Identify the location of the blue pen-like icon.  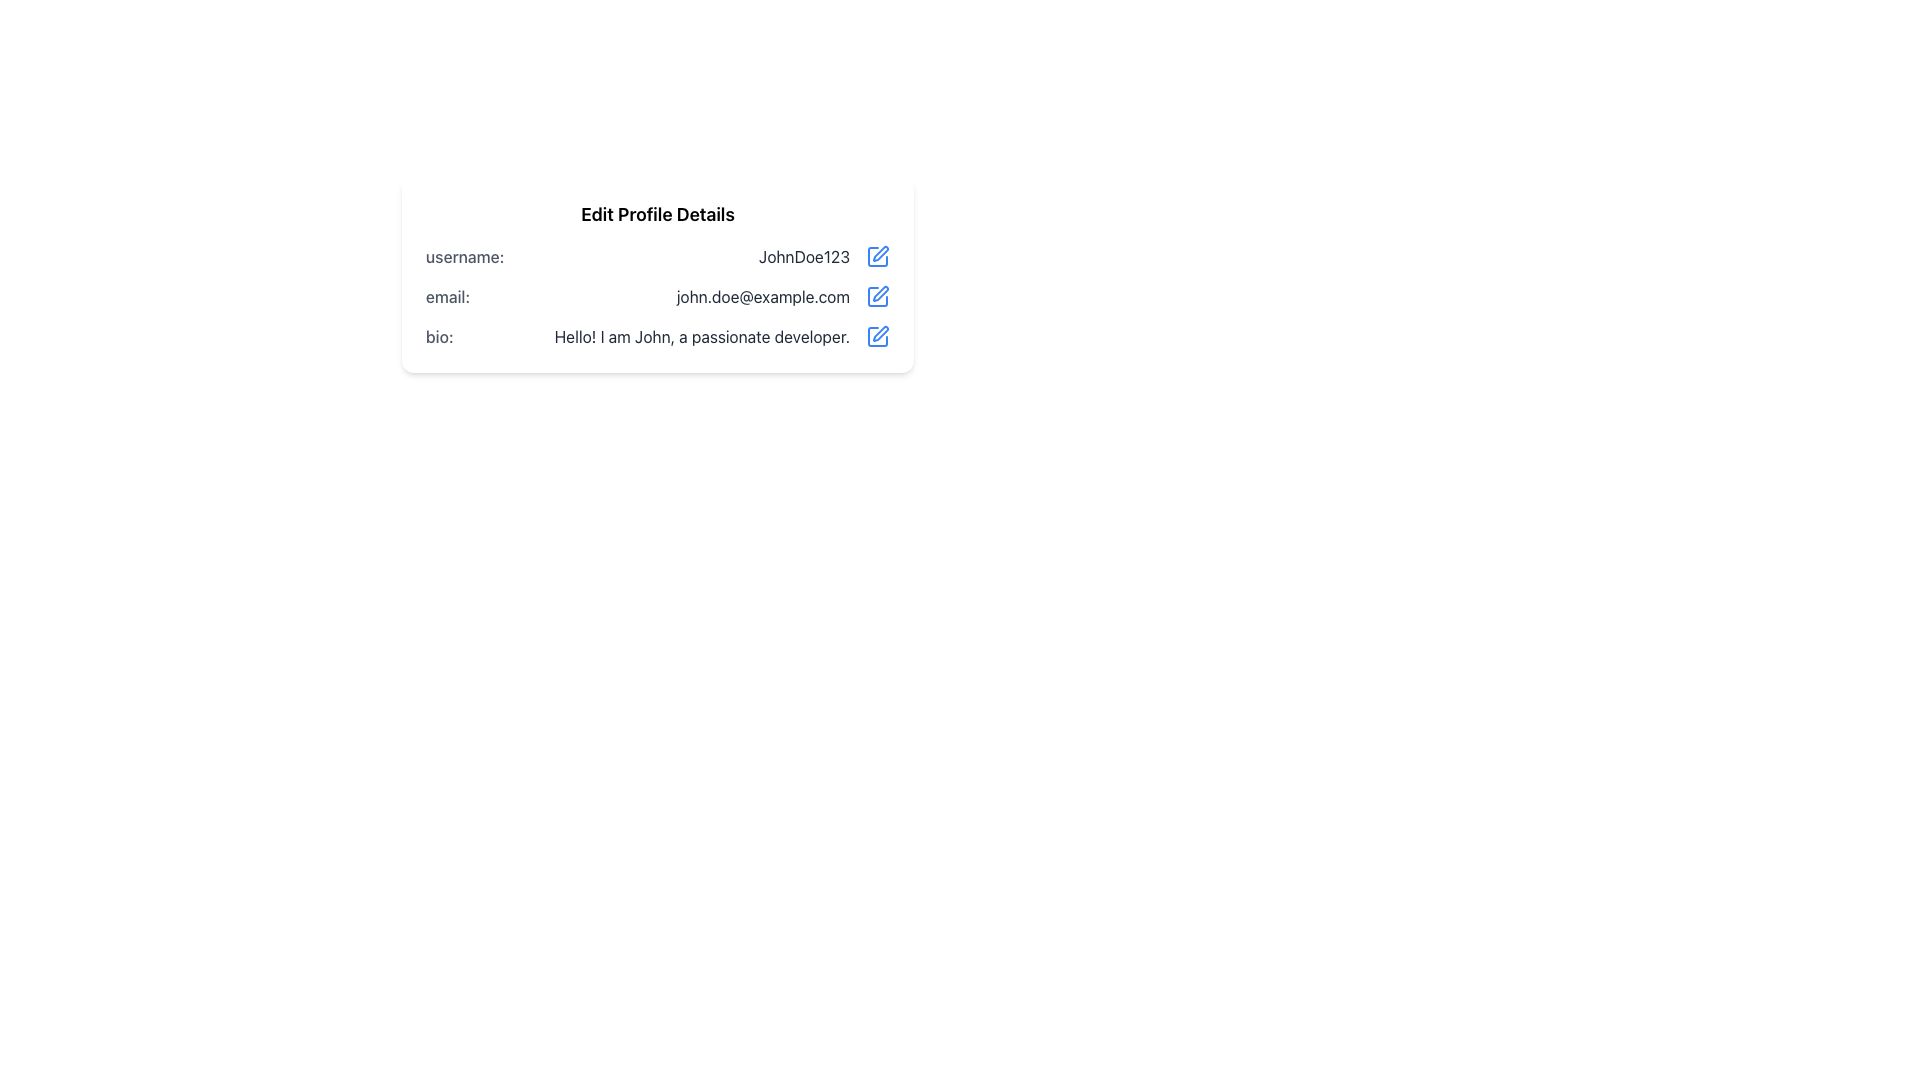
(880, 333).